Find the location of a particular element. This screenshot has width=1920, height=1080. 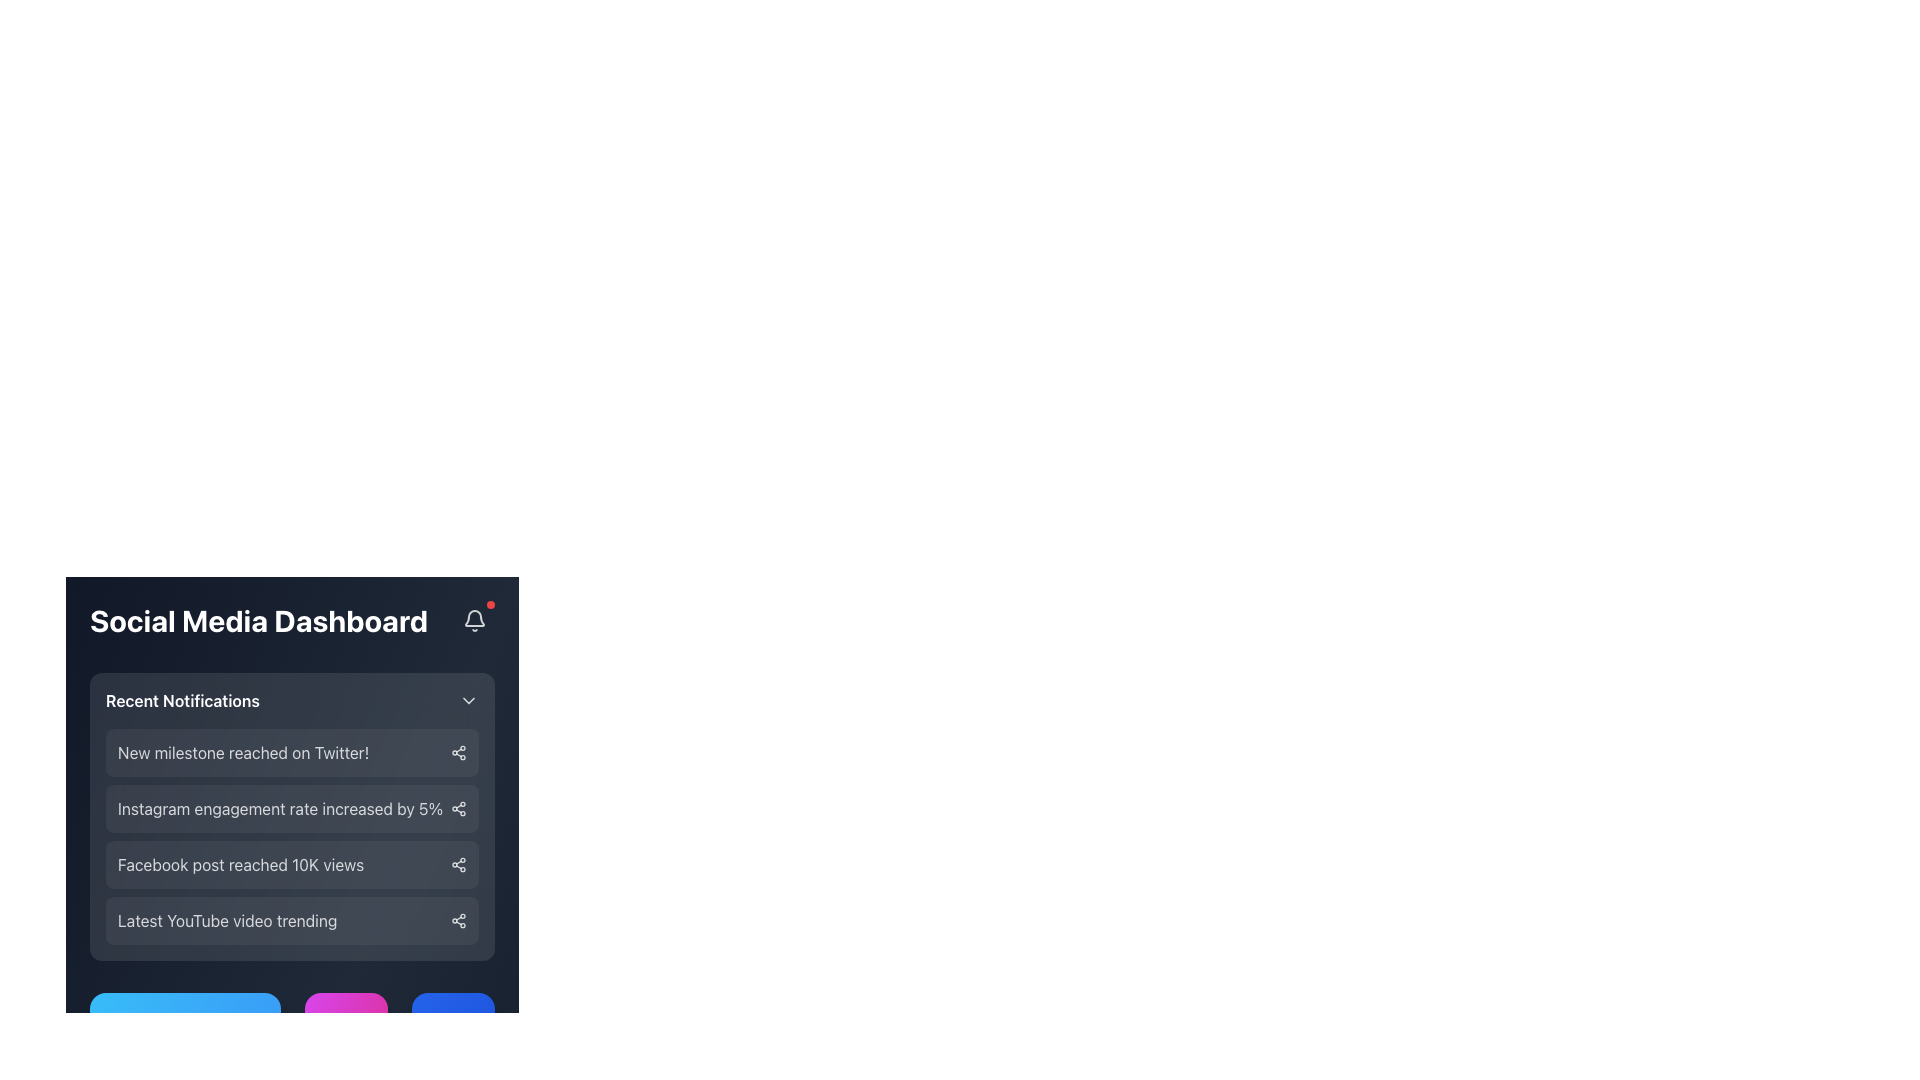

the notification item that informs users about a 5% increase in Instagram engagement rate, which is the second item in the vertically arranged notification list under the 'Recent Notifications' header is located at coordinates (291, 808).